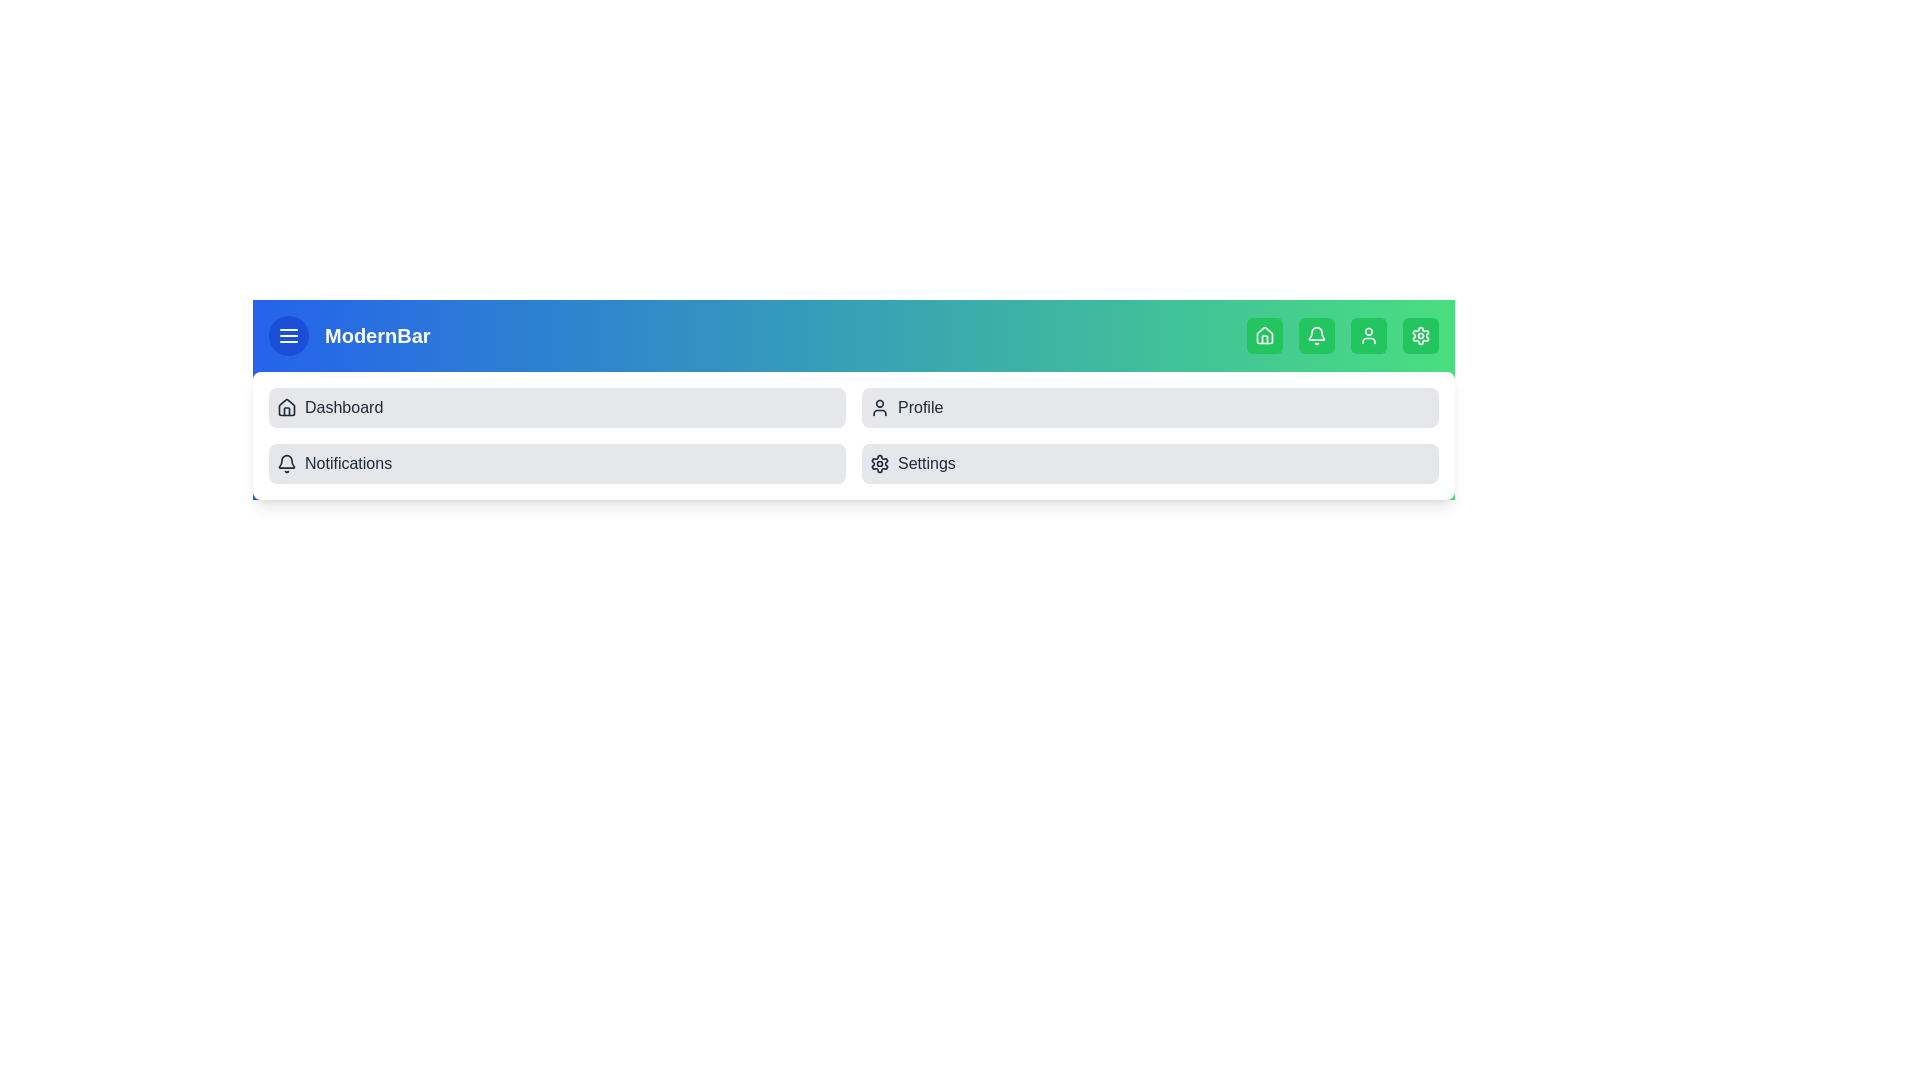 The image size is (1920, 1080). What do you see at coordinates (287, 334) in the screenshot?
I see `the toggle button to open or close the menu` at bounding box center [287, 334].